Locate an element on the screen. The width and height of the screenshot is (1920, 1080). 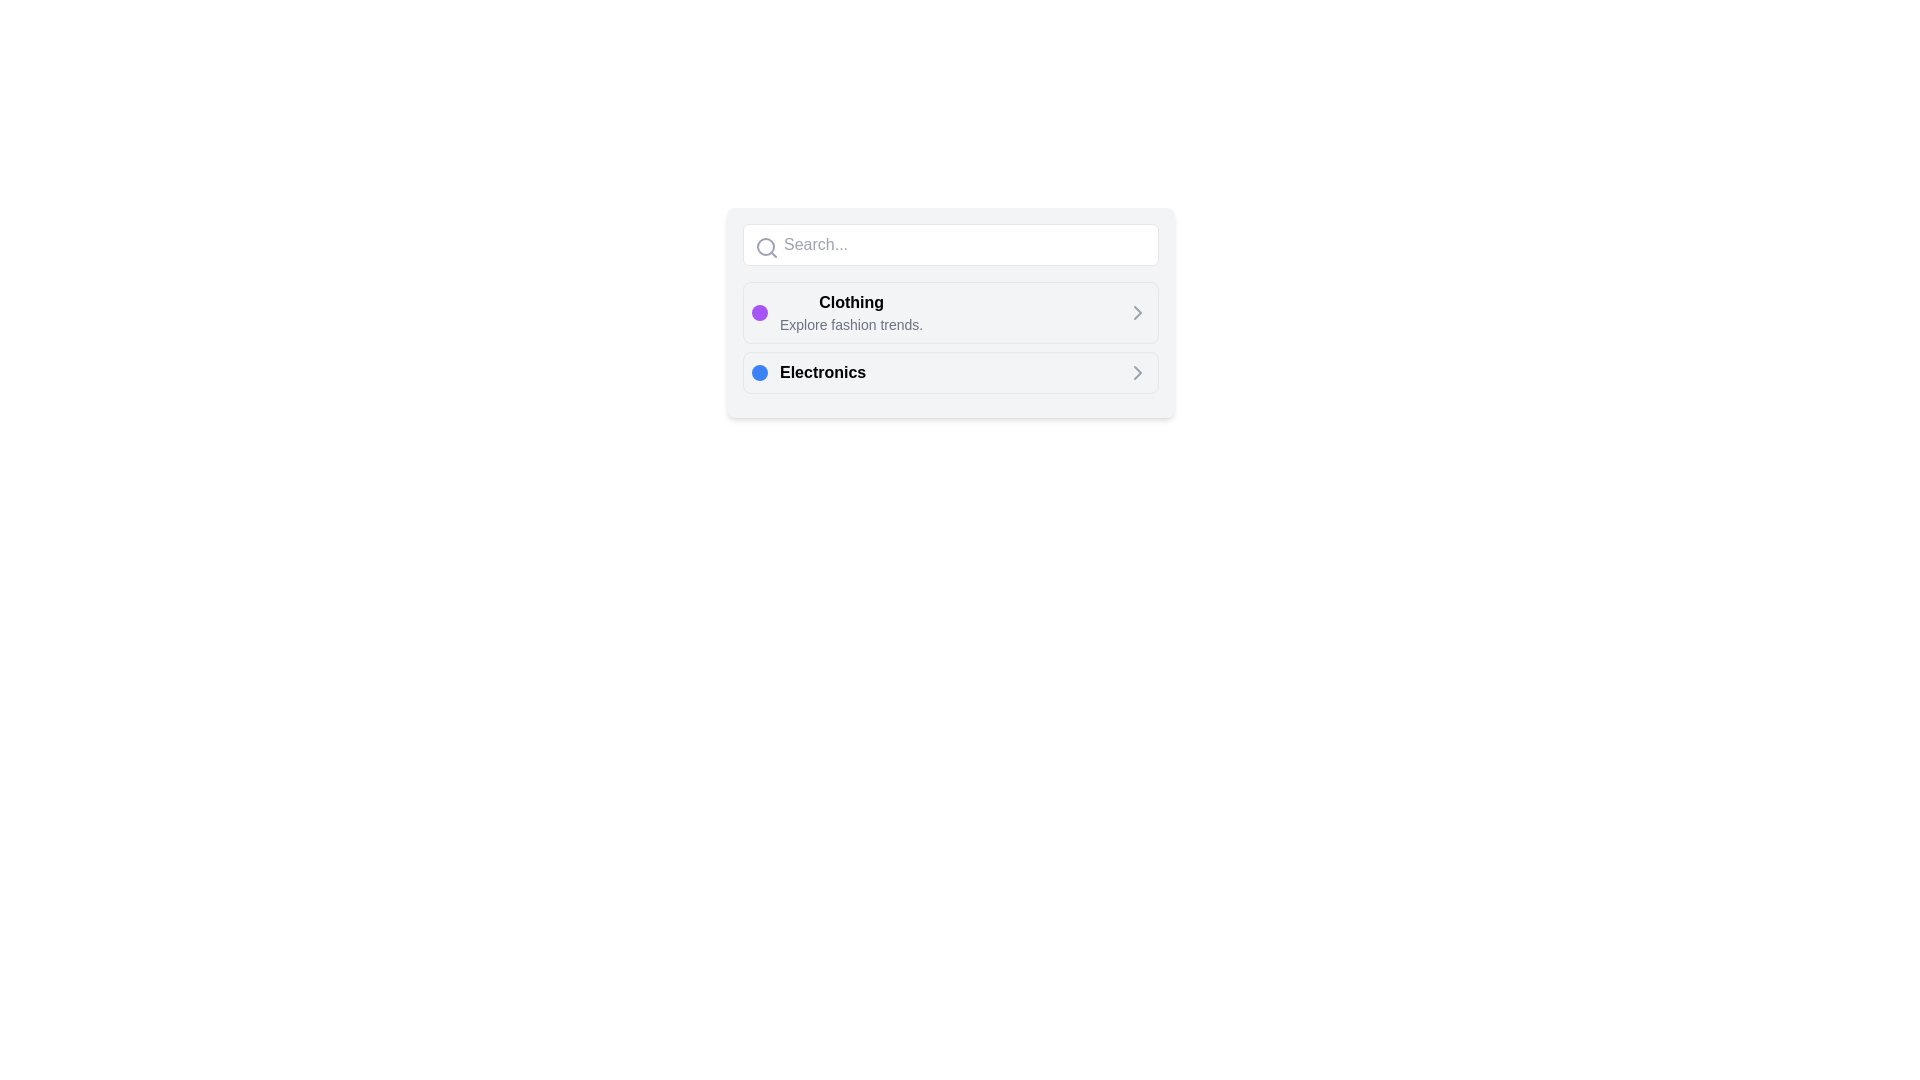
the text label that serves as the title for a category, located in the upper section of a vertically stacked list, within a card that contains the text 'Explore fashion trends.' is located at coordinates (851, 303).